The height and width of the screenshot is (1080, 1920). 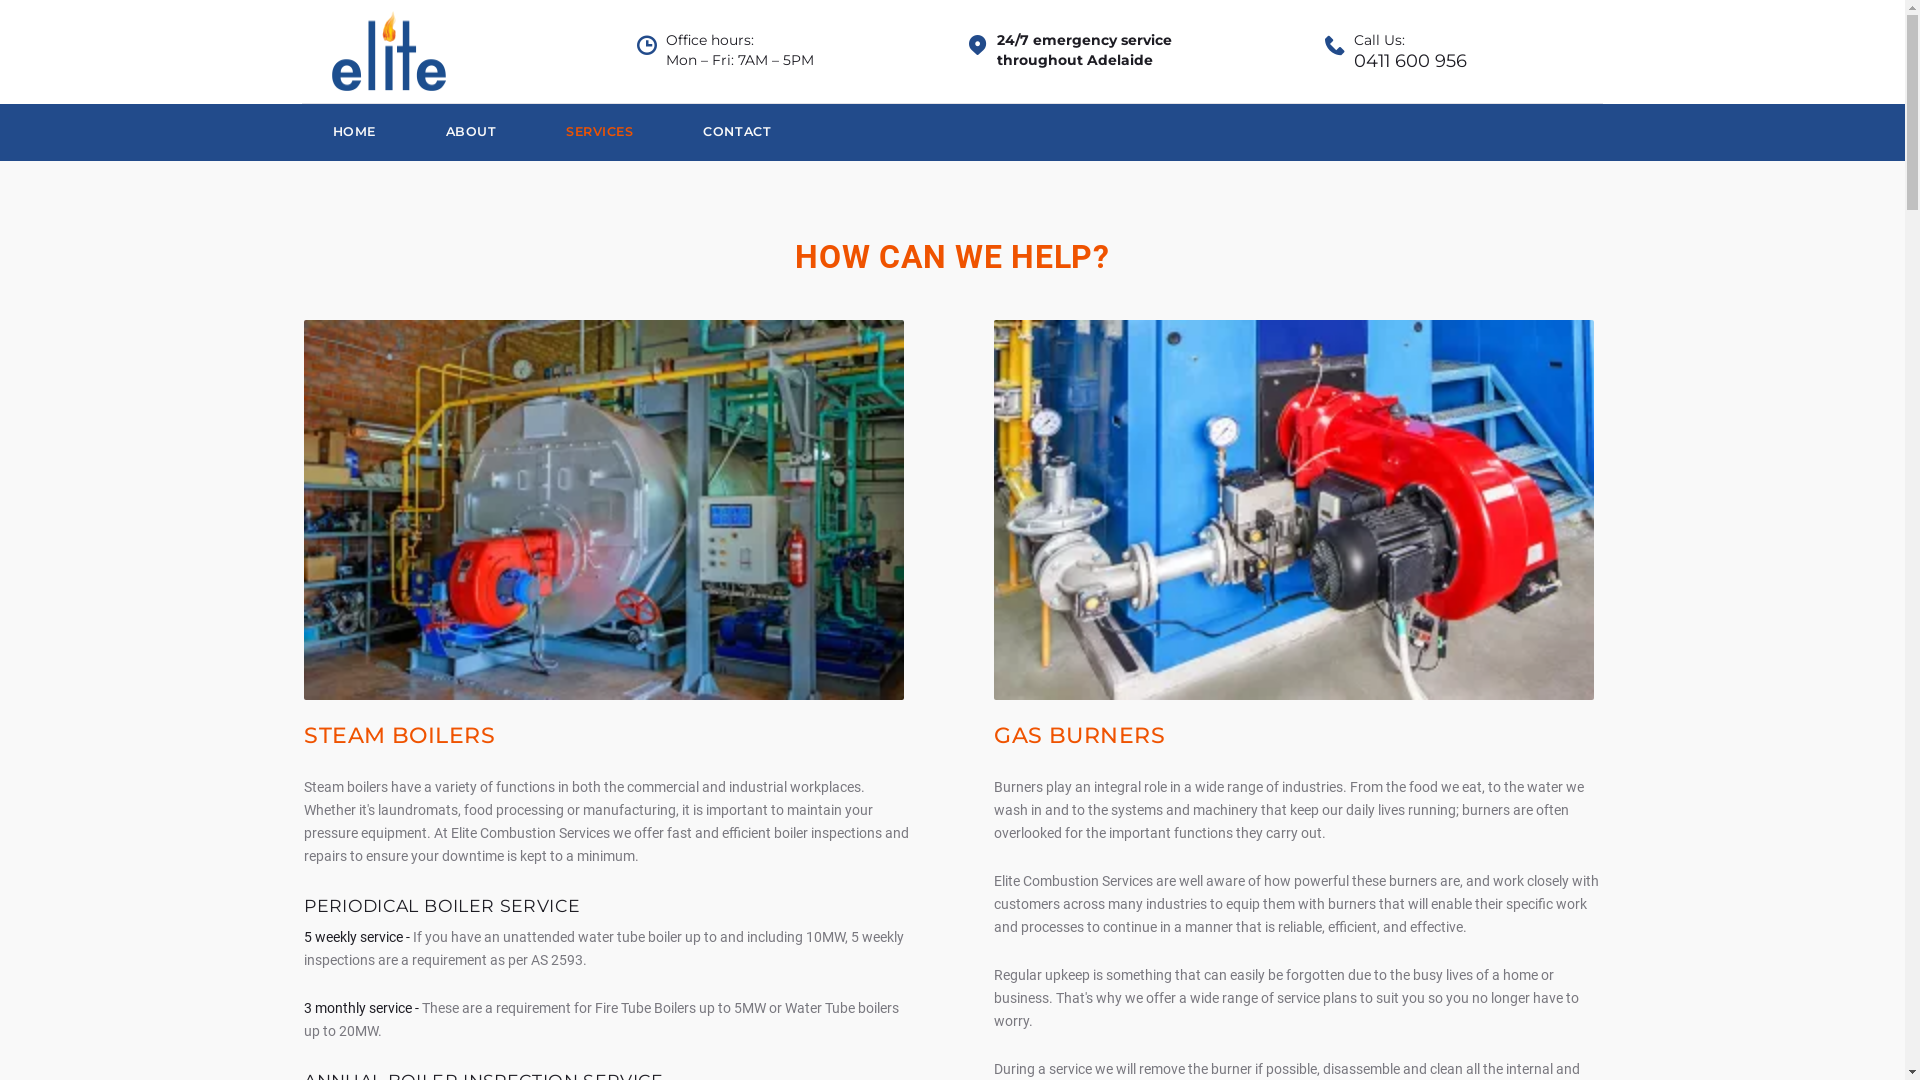 I want to click on 'CONTACT', so click(x=741, y=132).